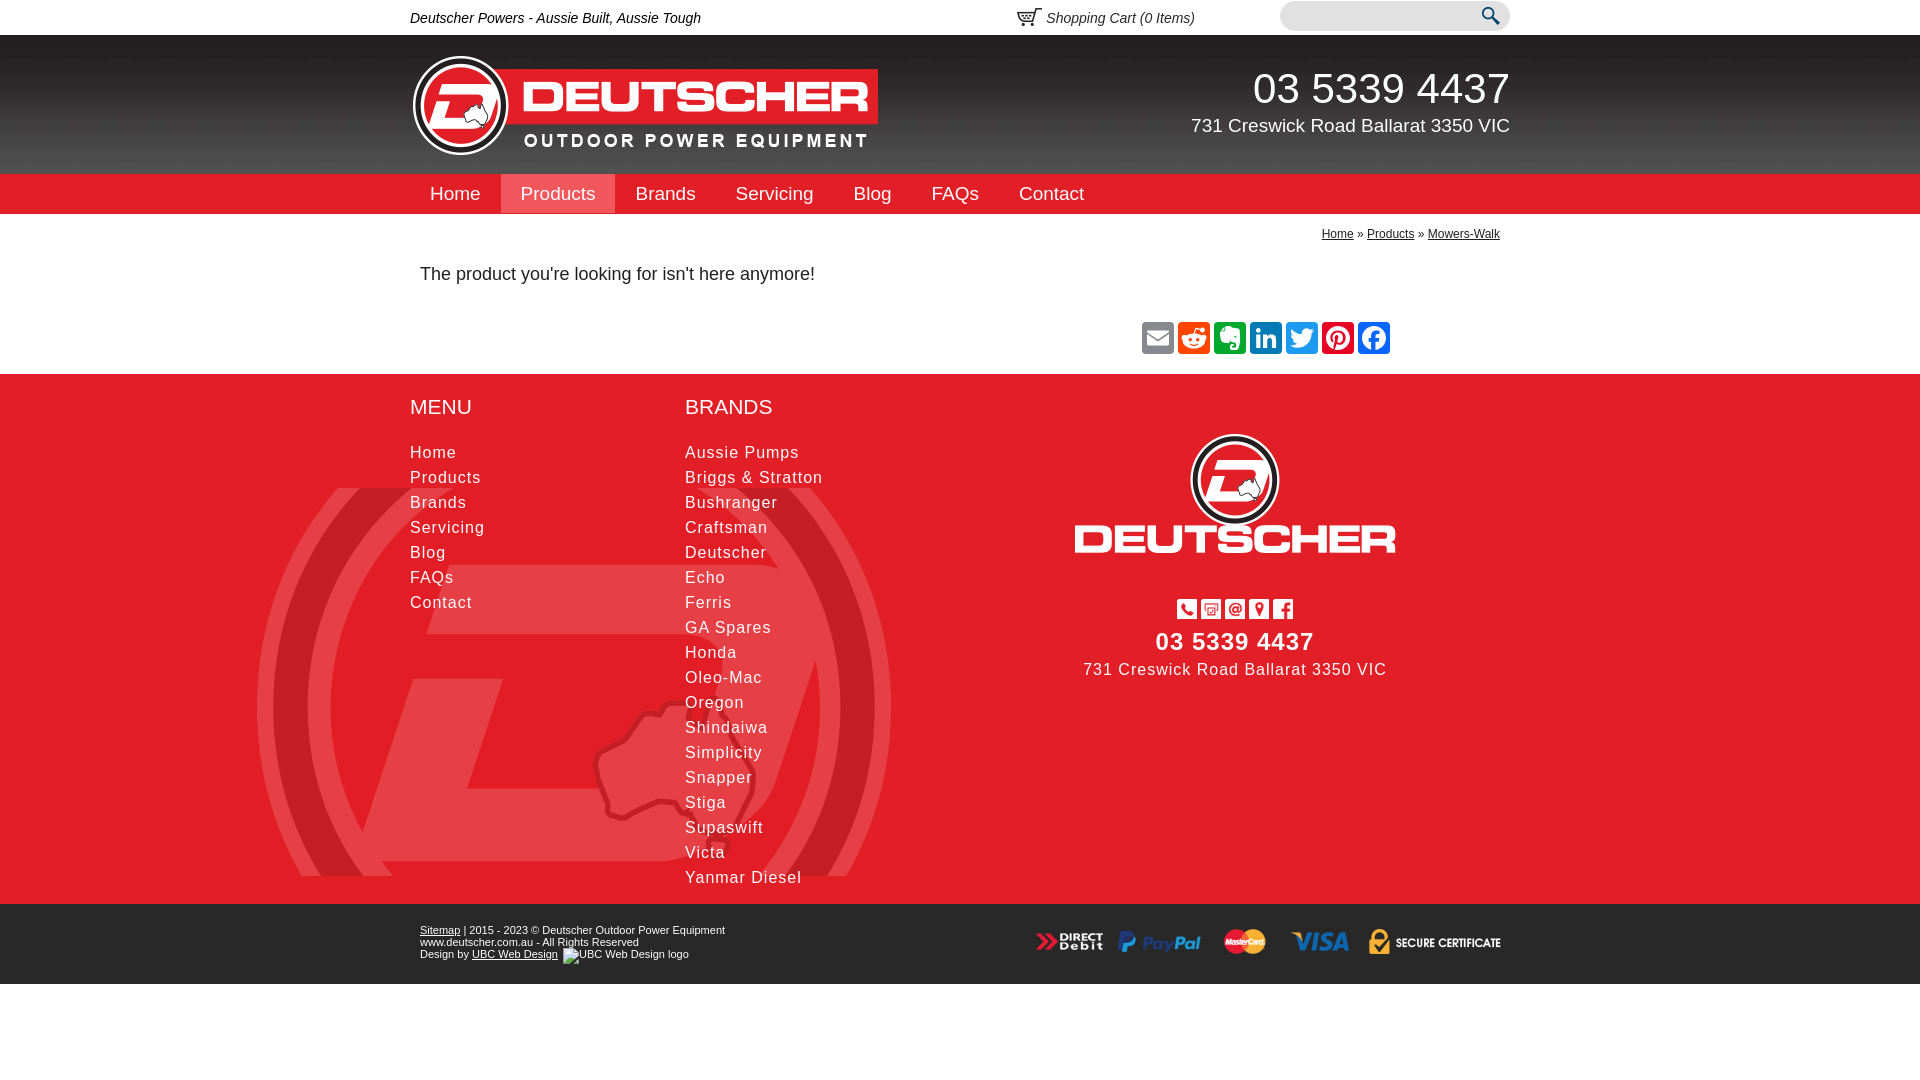 This screenshot has height=1080, width=1920. I want to click on 'GA Spares', so click(727, 626).